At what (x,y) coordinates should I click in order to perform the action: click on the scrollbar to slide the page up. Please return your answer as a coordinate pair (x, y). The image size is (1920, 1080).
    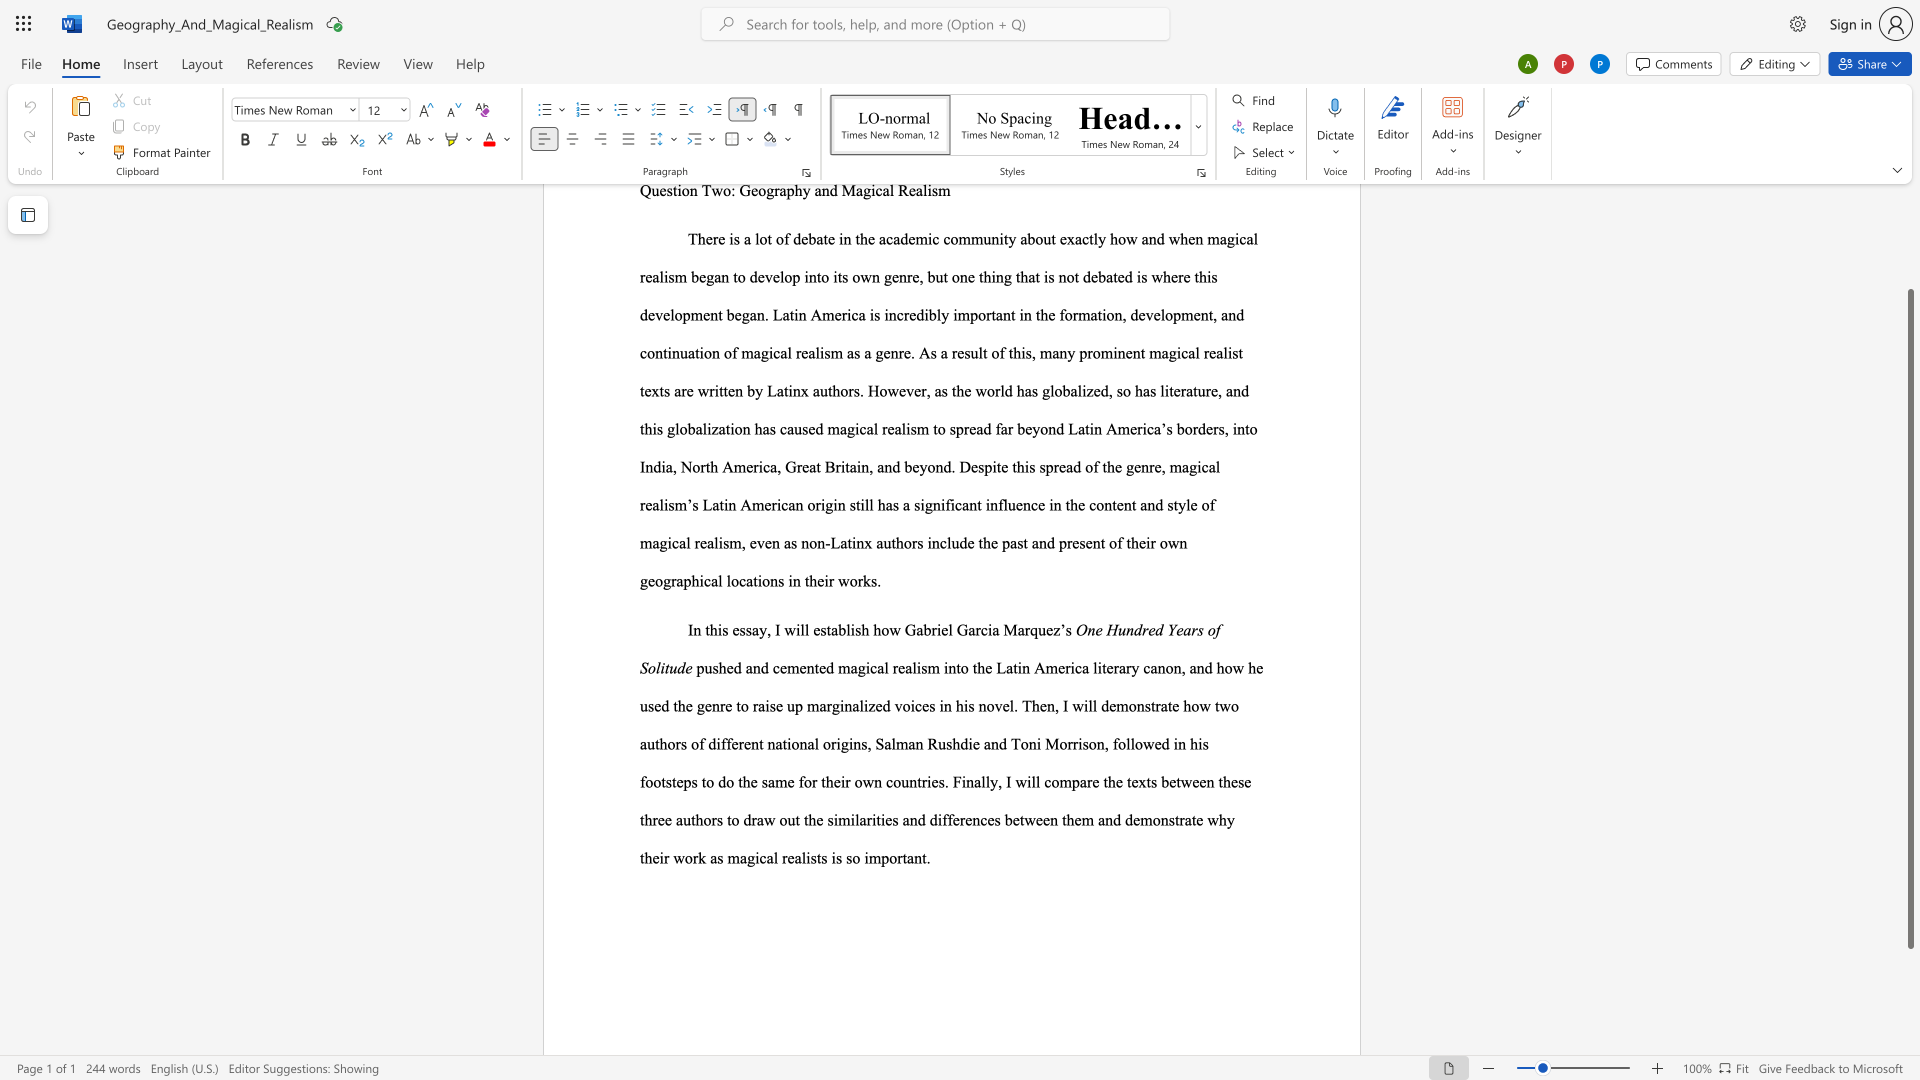
    Looking at the image, I should click on (1909, 270).